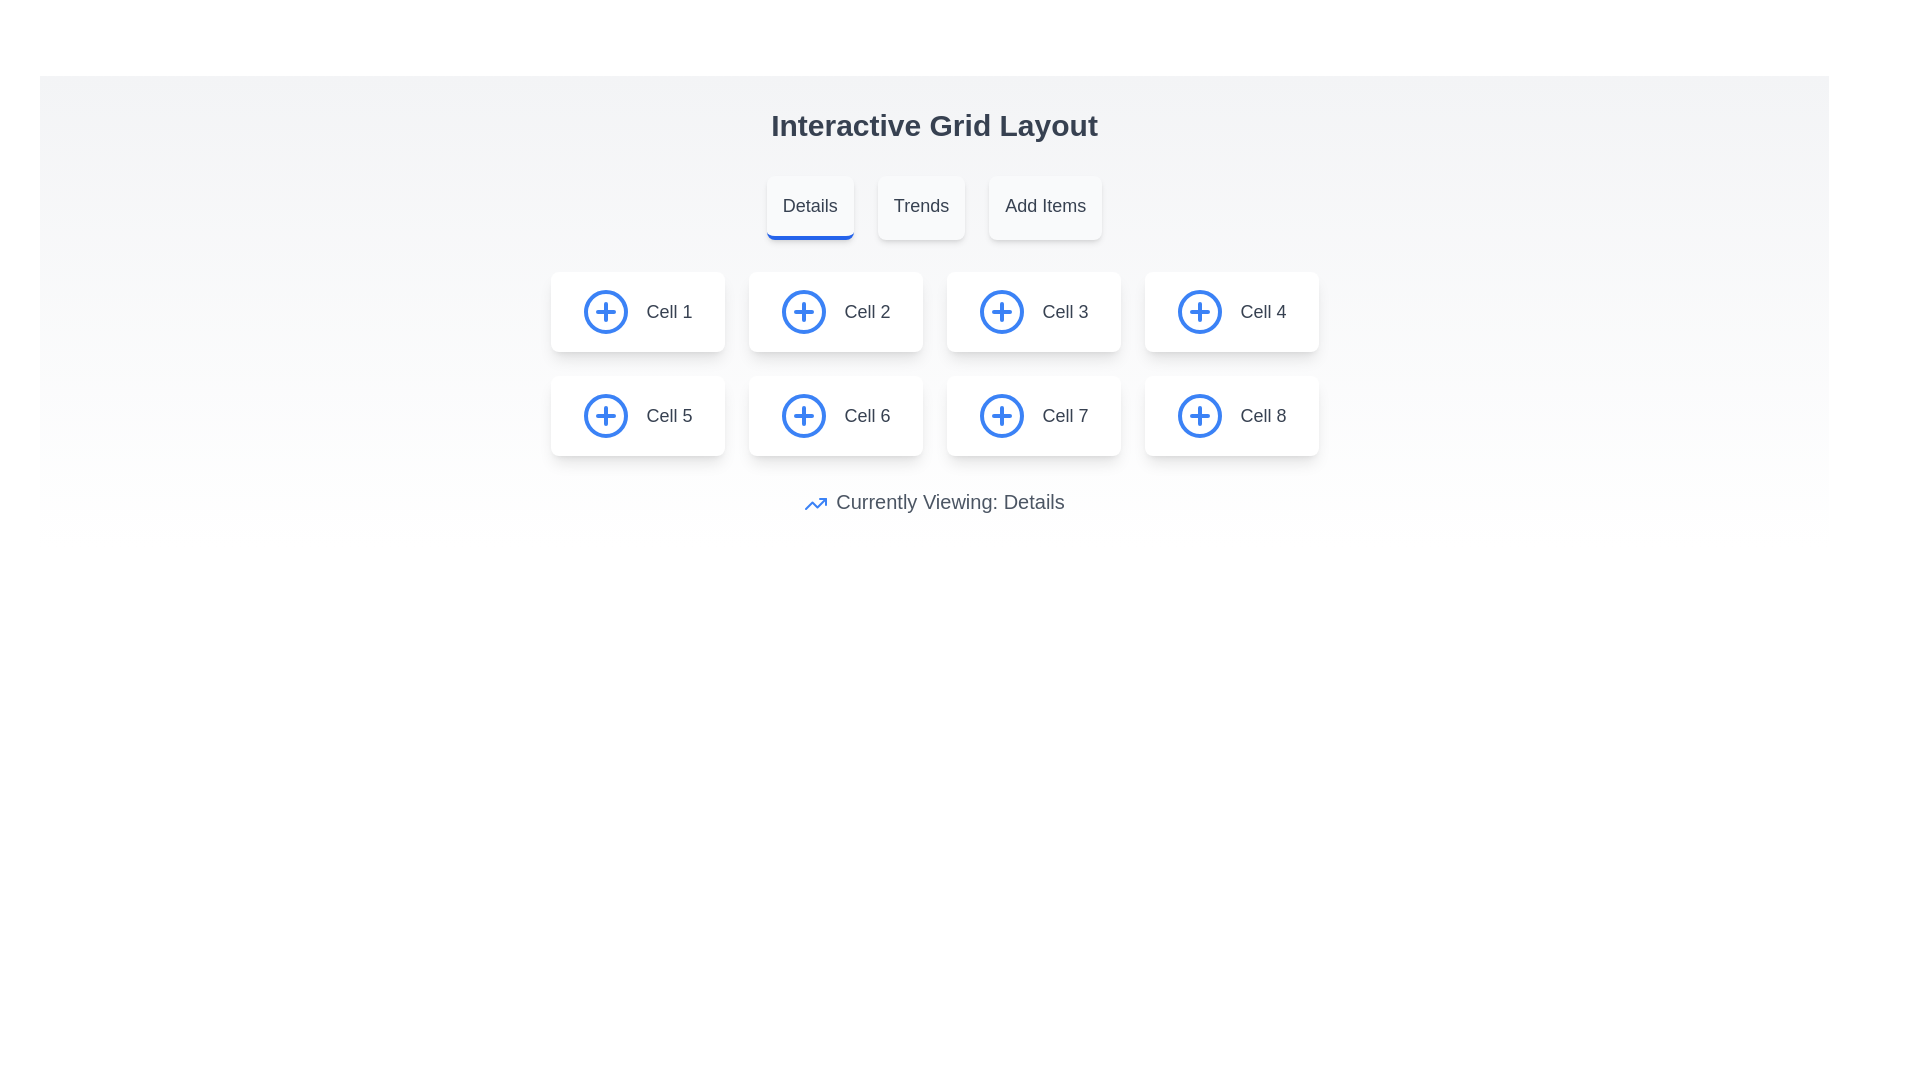 Image resolution: width=1920 pixels, height=1080 pixels. What do you see at coordinates (605, 312) in the screenshot?
I see `the '+' button in 'Cell 1' located in the top-left corner of the grid layout to trigger a tooltip or visual feedback` at bounding box center [605, 312].